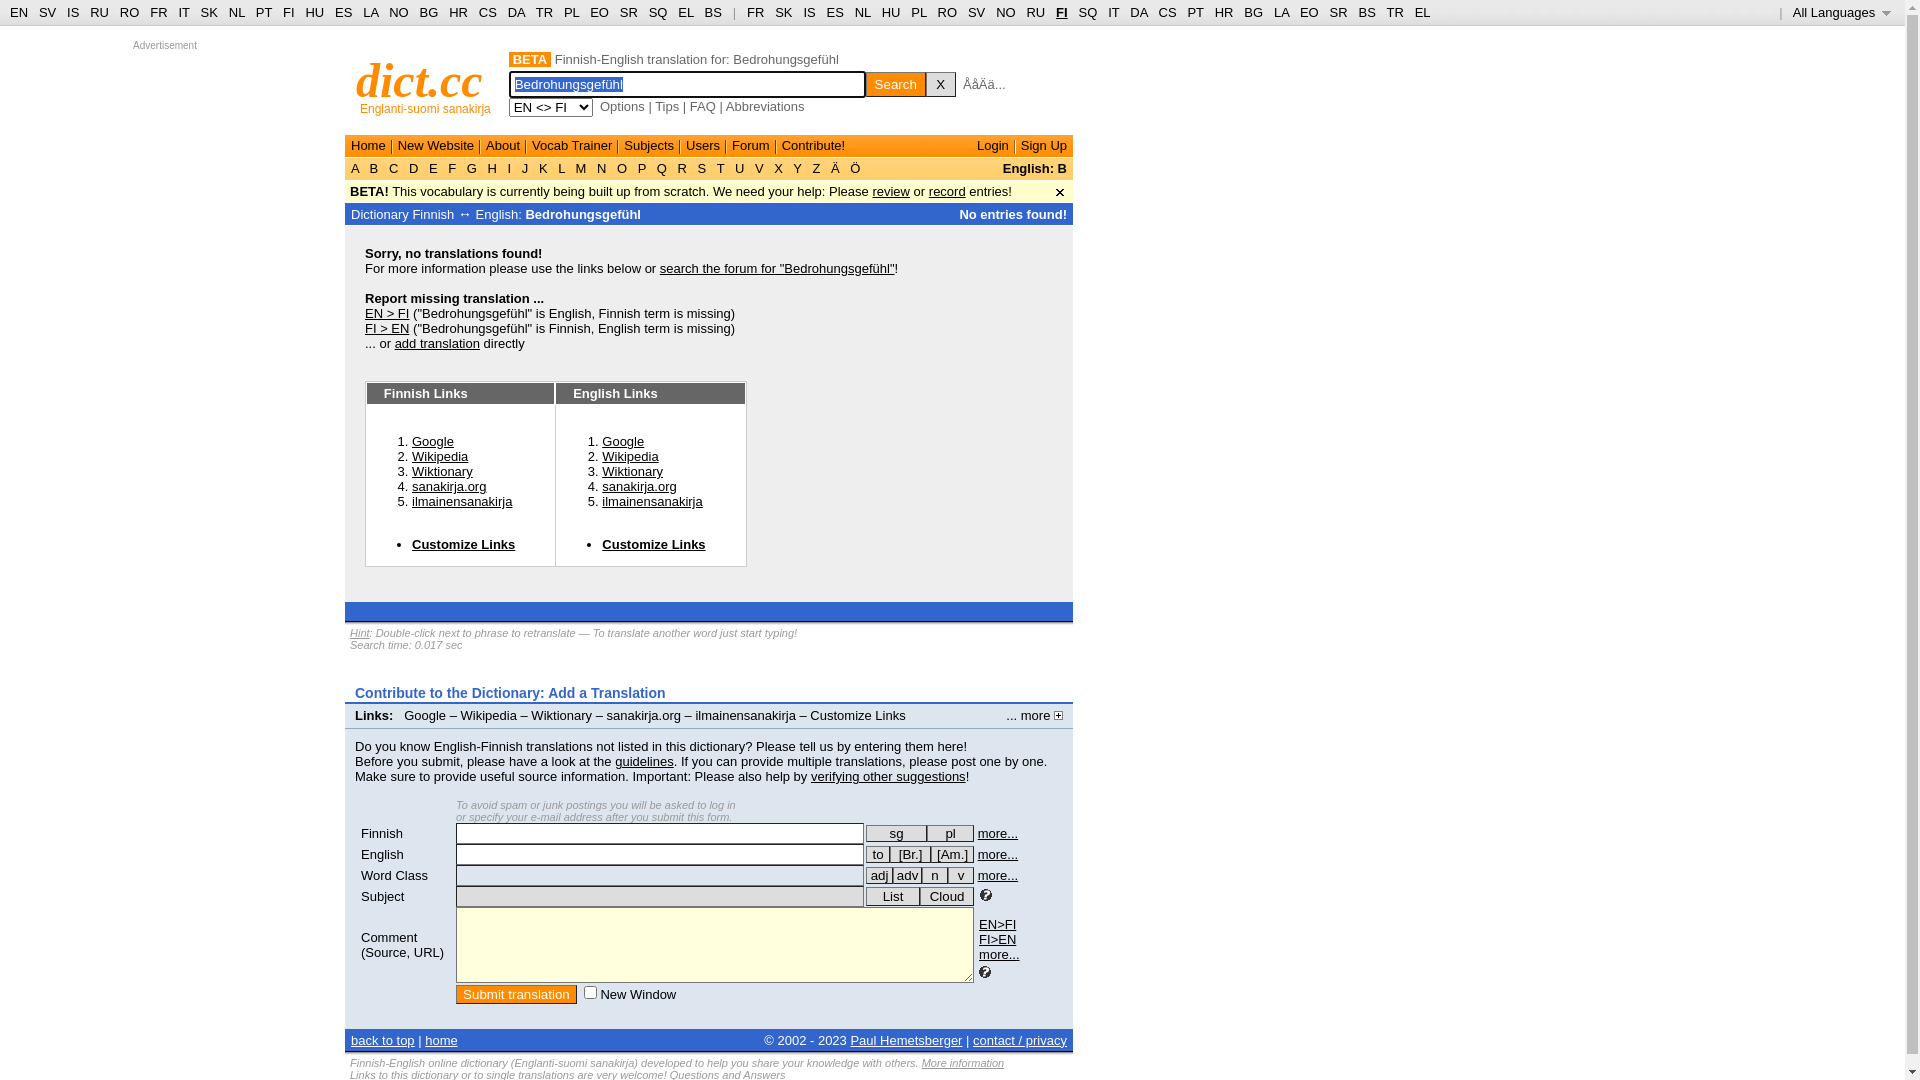  What do you see at coordinates (436, 342) in the screenshot?
I see `'add translation'` at bounding box center [436, 342].